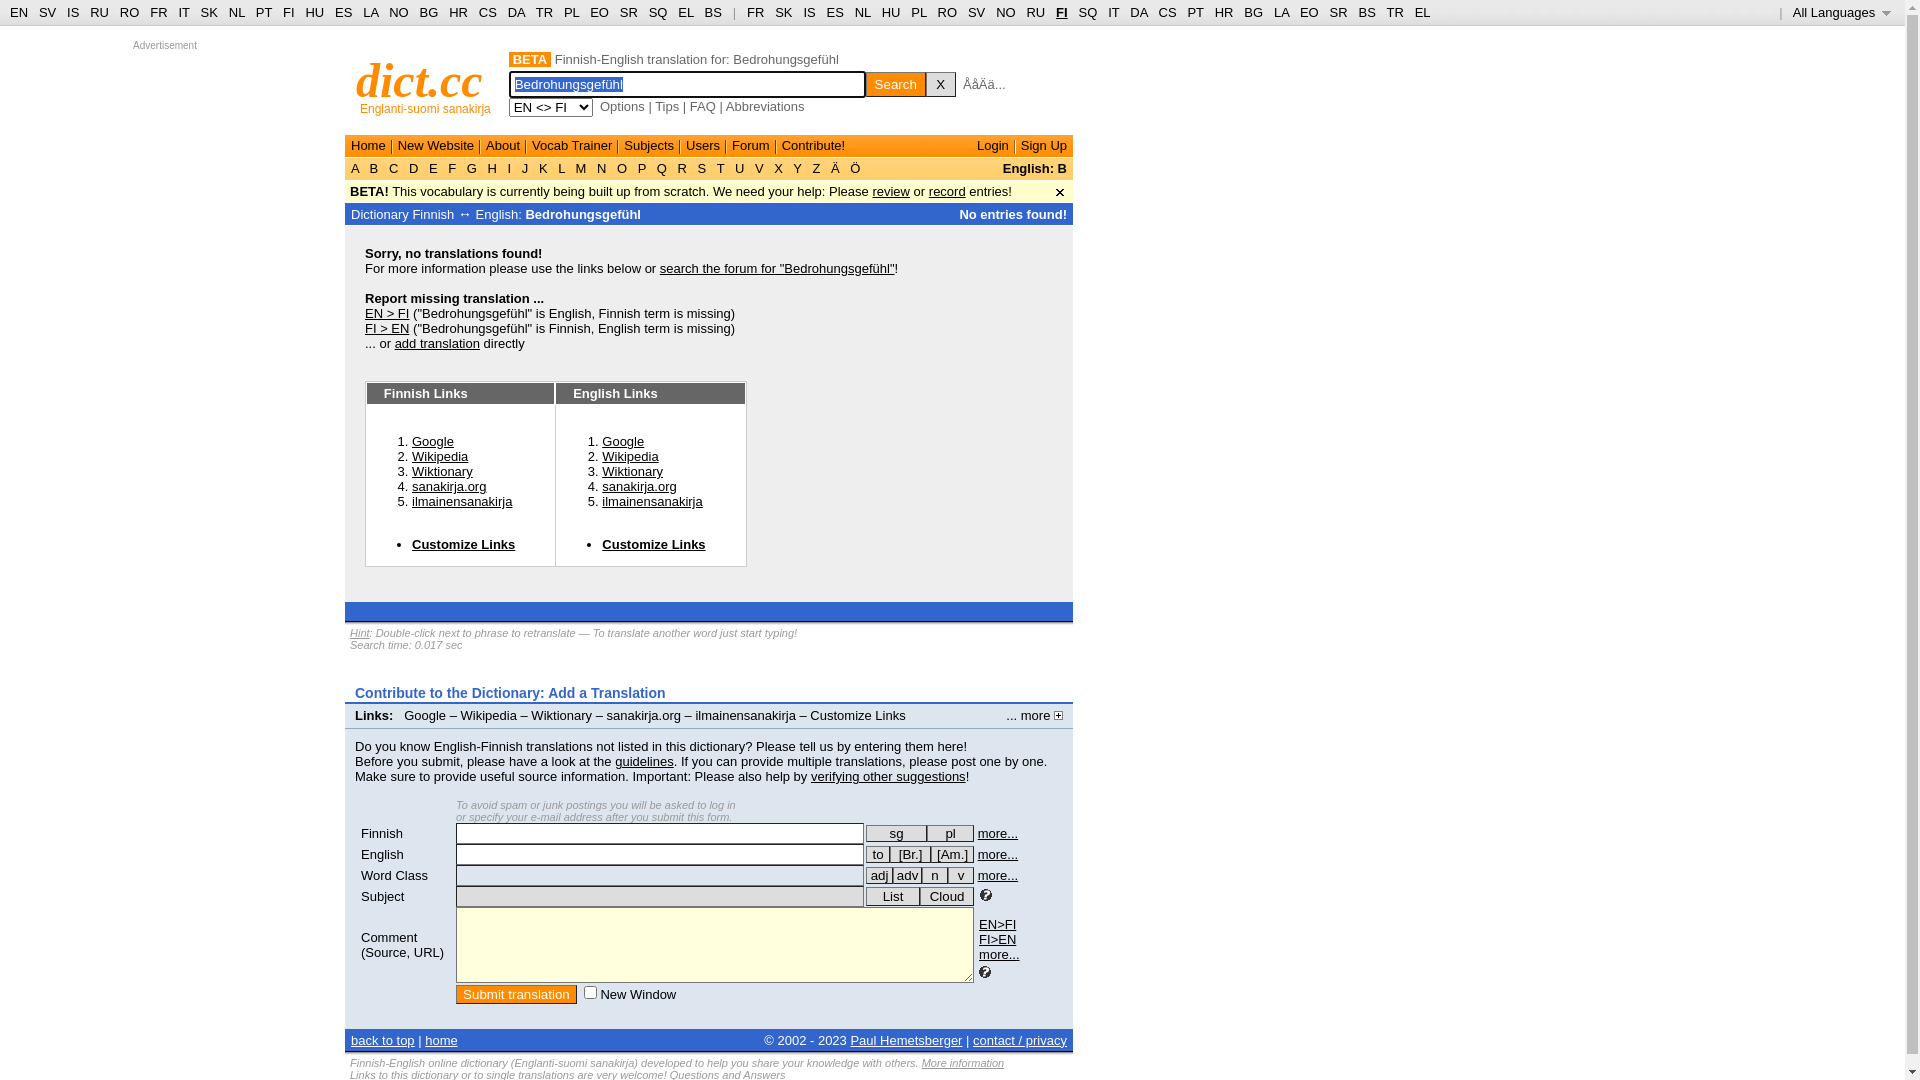  What do you see at coordinates (436, 342) in the screenshot?
I see `'add translation'` at bounding box center [436, 342].